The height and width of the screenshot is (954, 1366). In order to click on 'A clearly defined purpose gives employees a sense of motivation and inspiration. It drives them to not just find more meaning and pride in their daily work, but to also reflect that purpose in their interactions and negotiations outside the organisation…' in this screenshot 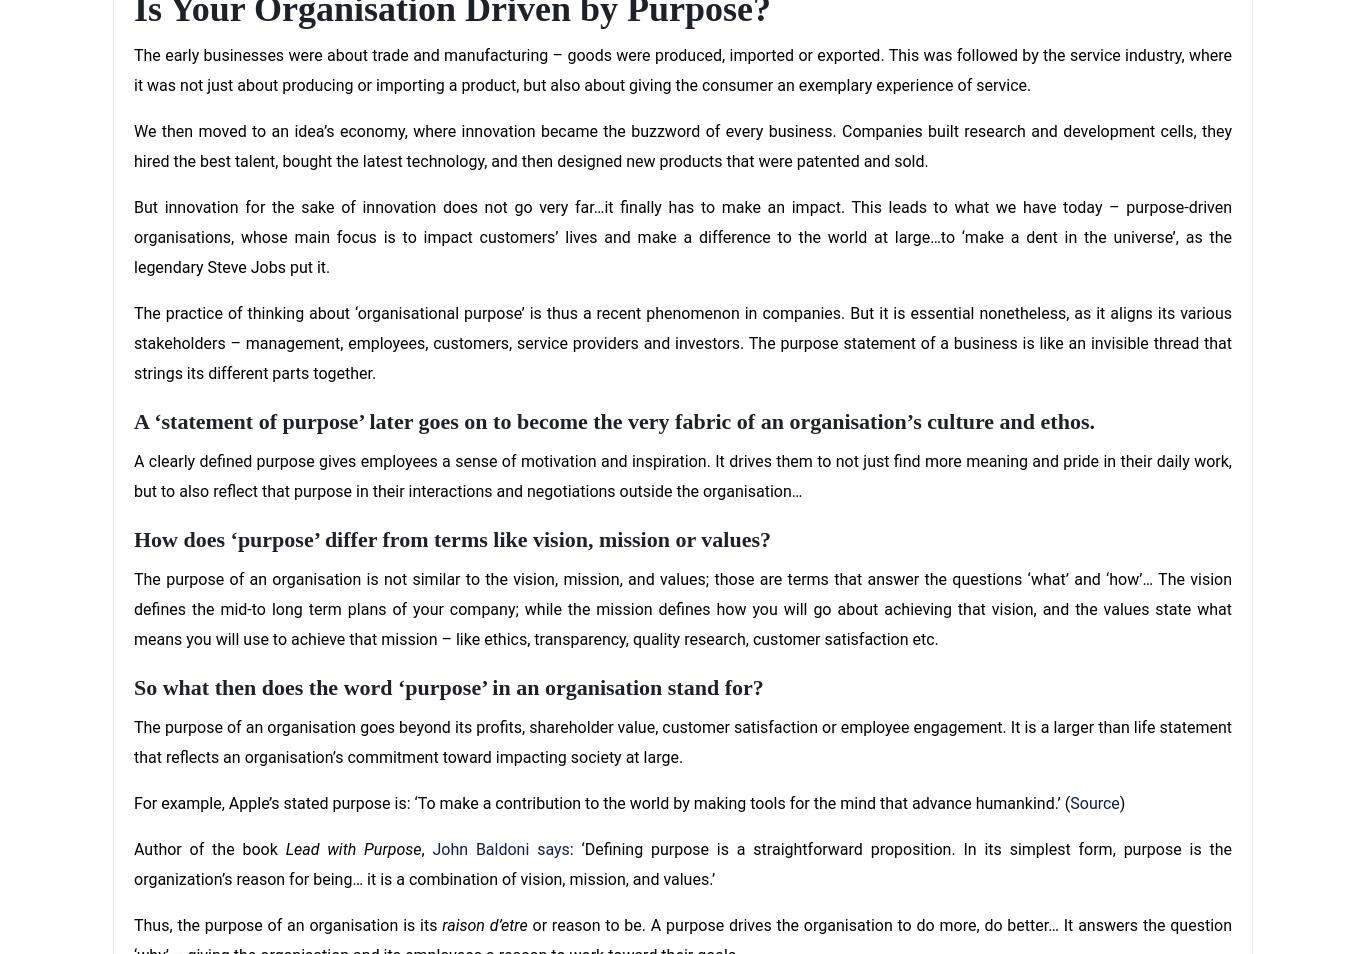, I will do `click(683, 475)`.